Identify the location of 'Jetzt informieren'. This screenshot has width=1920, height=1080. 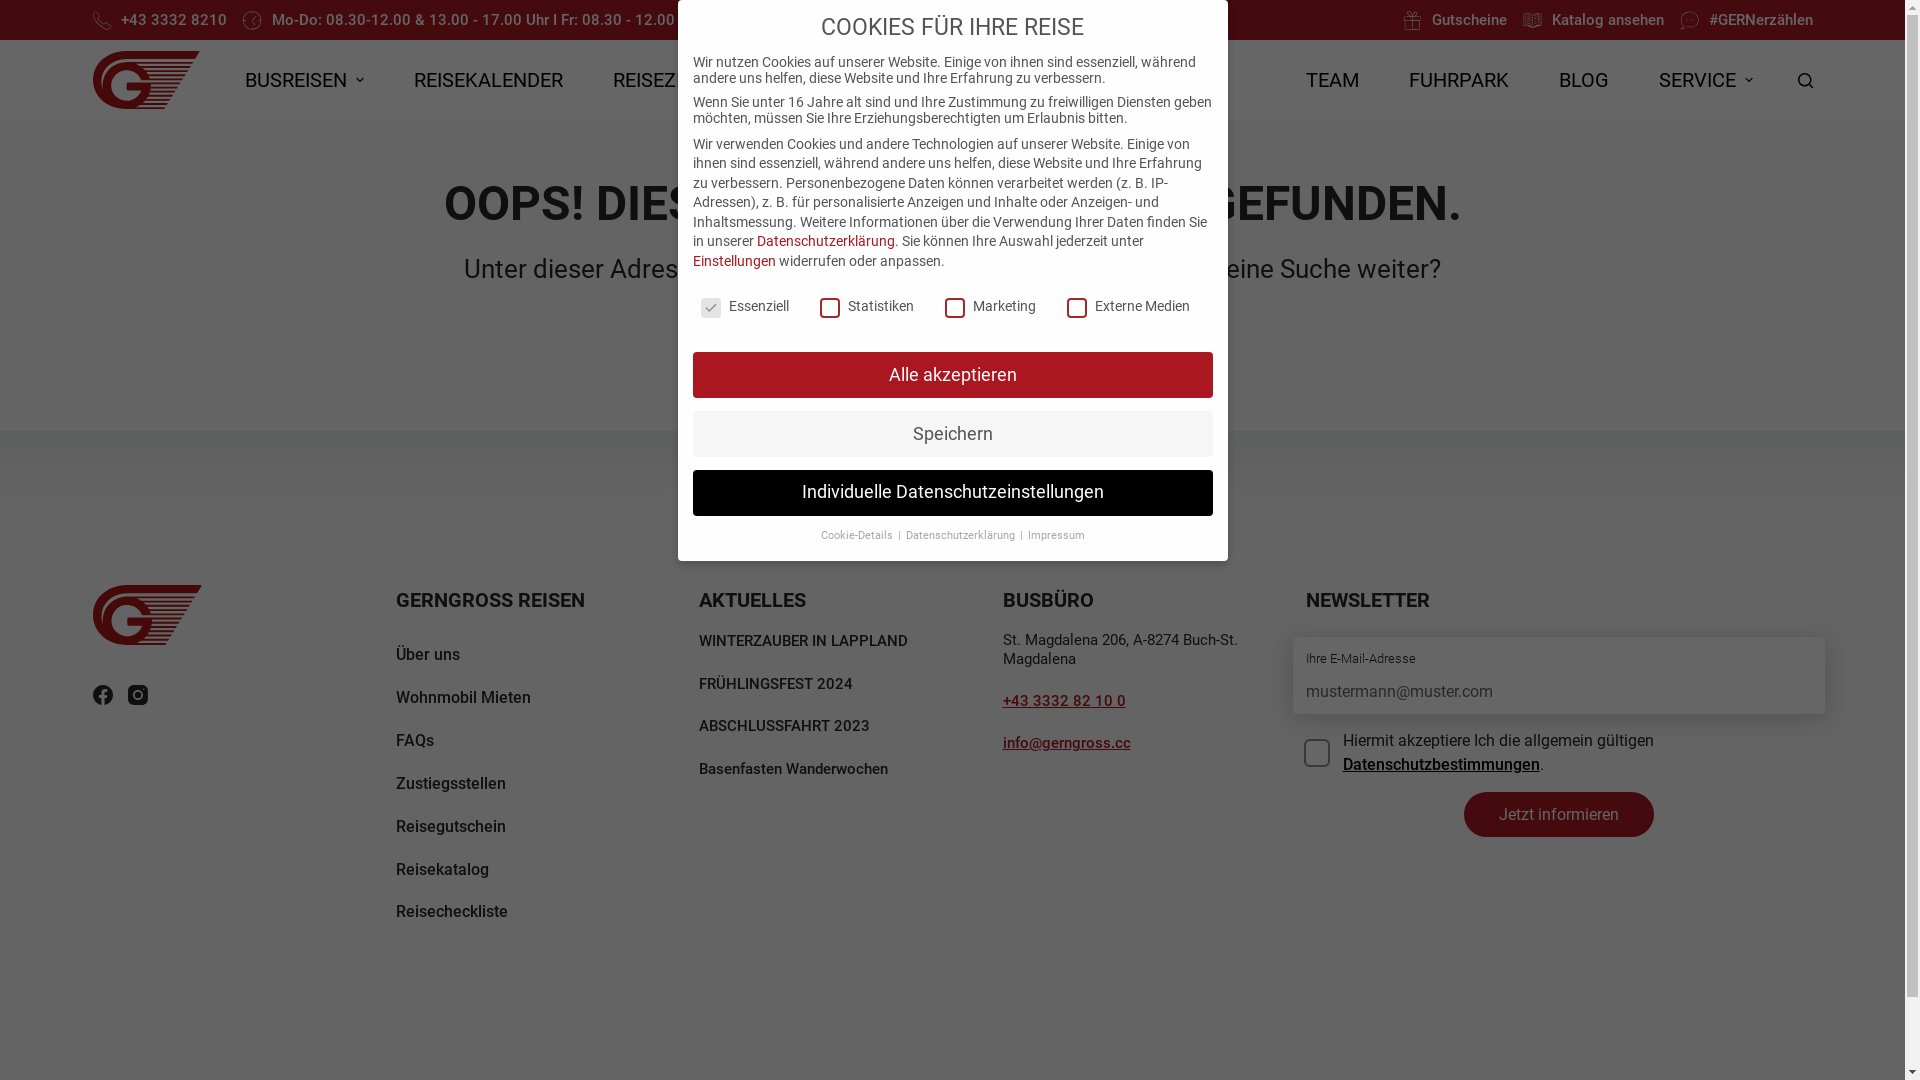
(1558, 814).